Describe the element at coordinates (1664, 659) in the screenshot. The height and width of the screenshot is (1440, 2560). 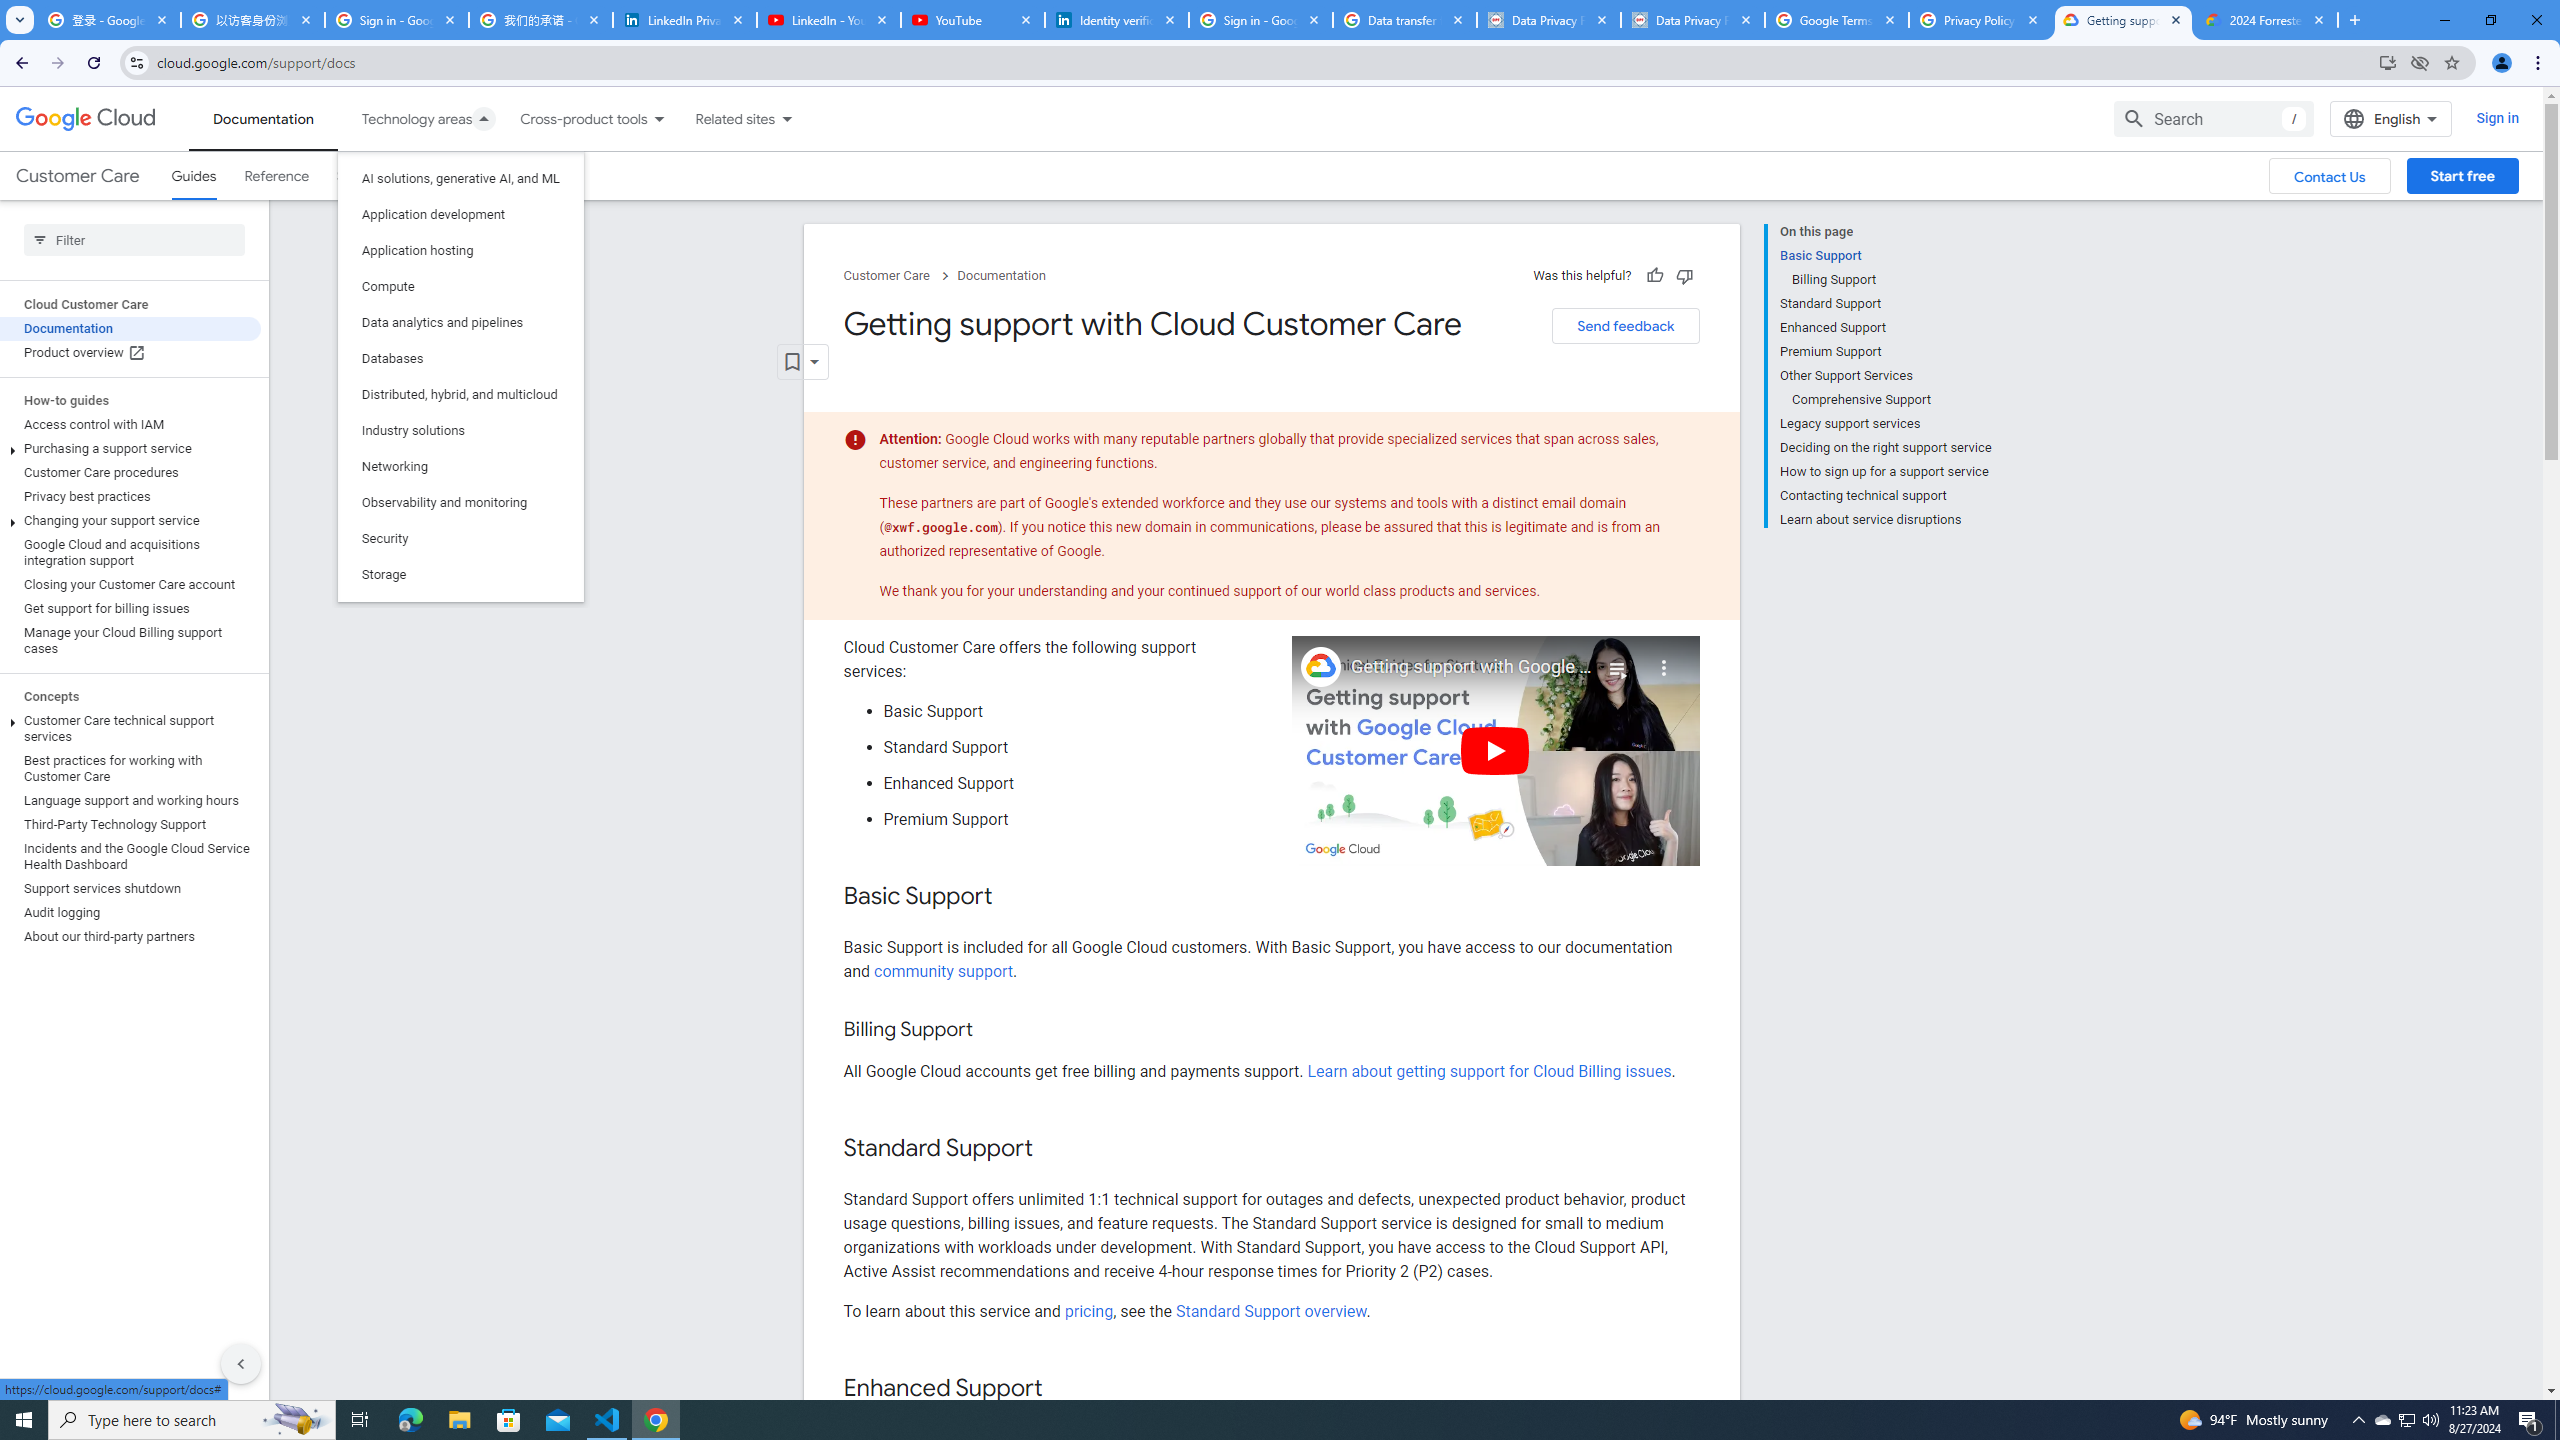
I see `'More'` at that location.